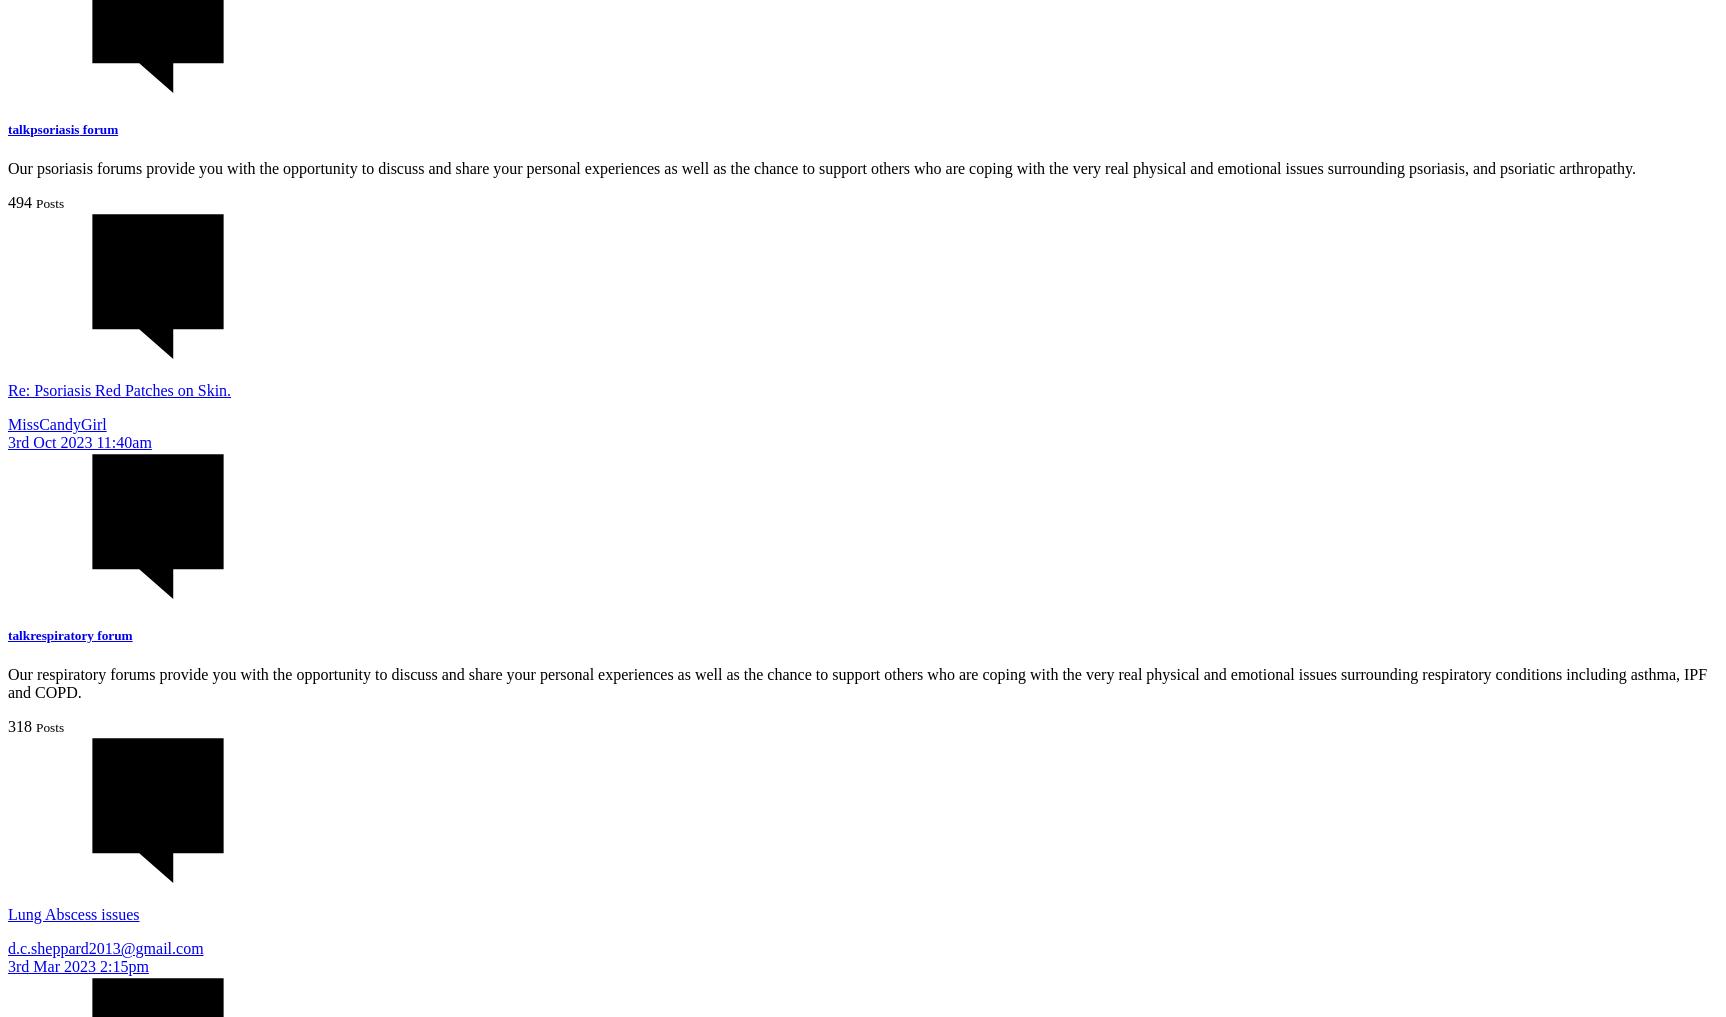 The height and width of the screenshot is (1017, 1726). I want to click on '494', so click(20, 201).